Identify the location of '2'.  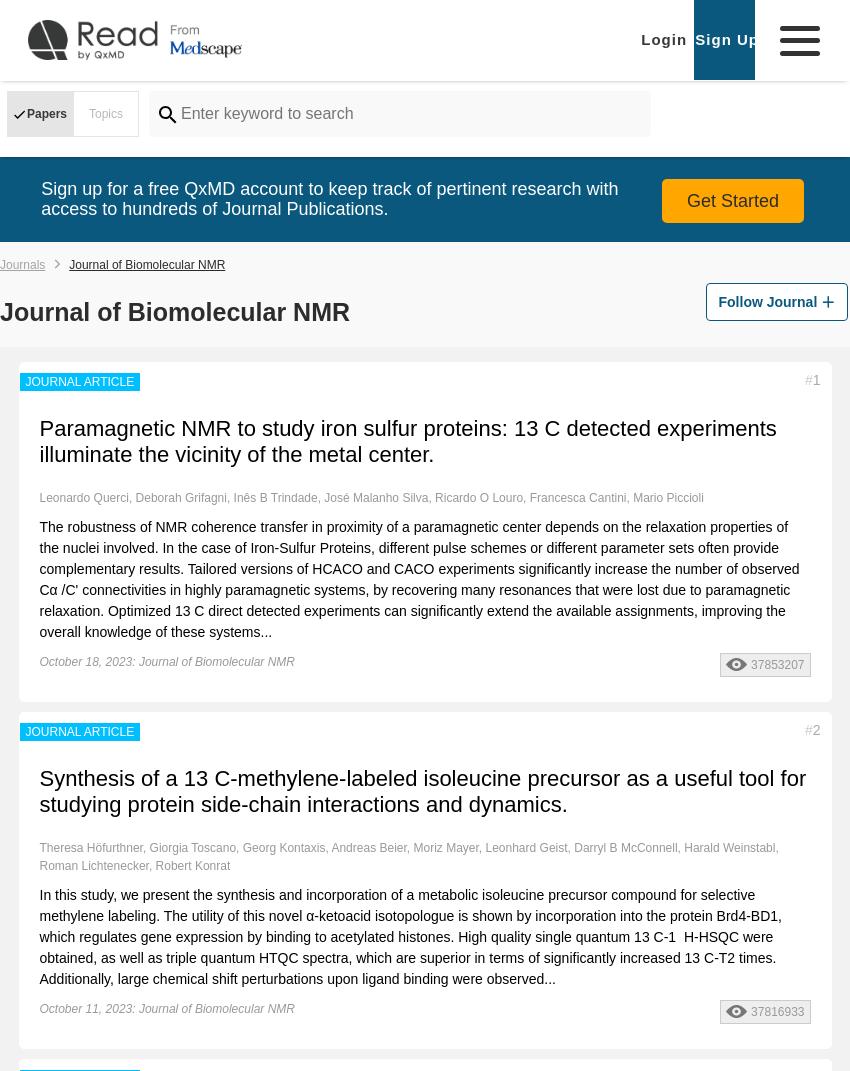
(816, 729).